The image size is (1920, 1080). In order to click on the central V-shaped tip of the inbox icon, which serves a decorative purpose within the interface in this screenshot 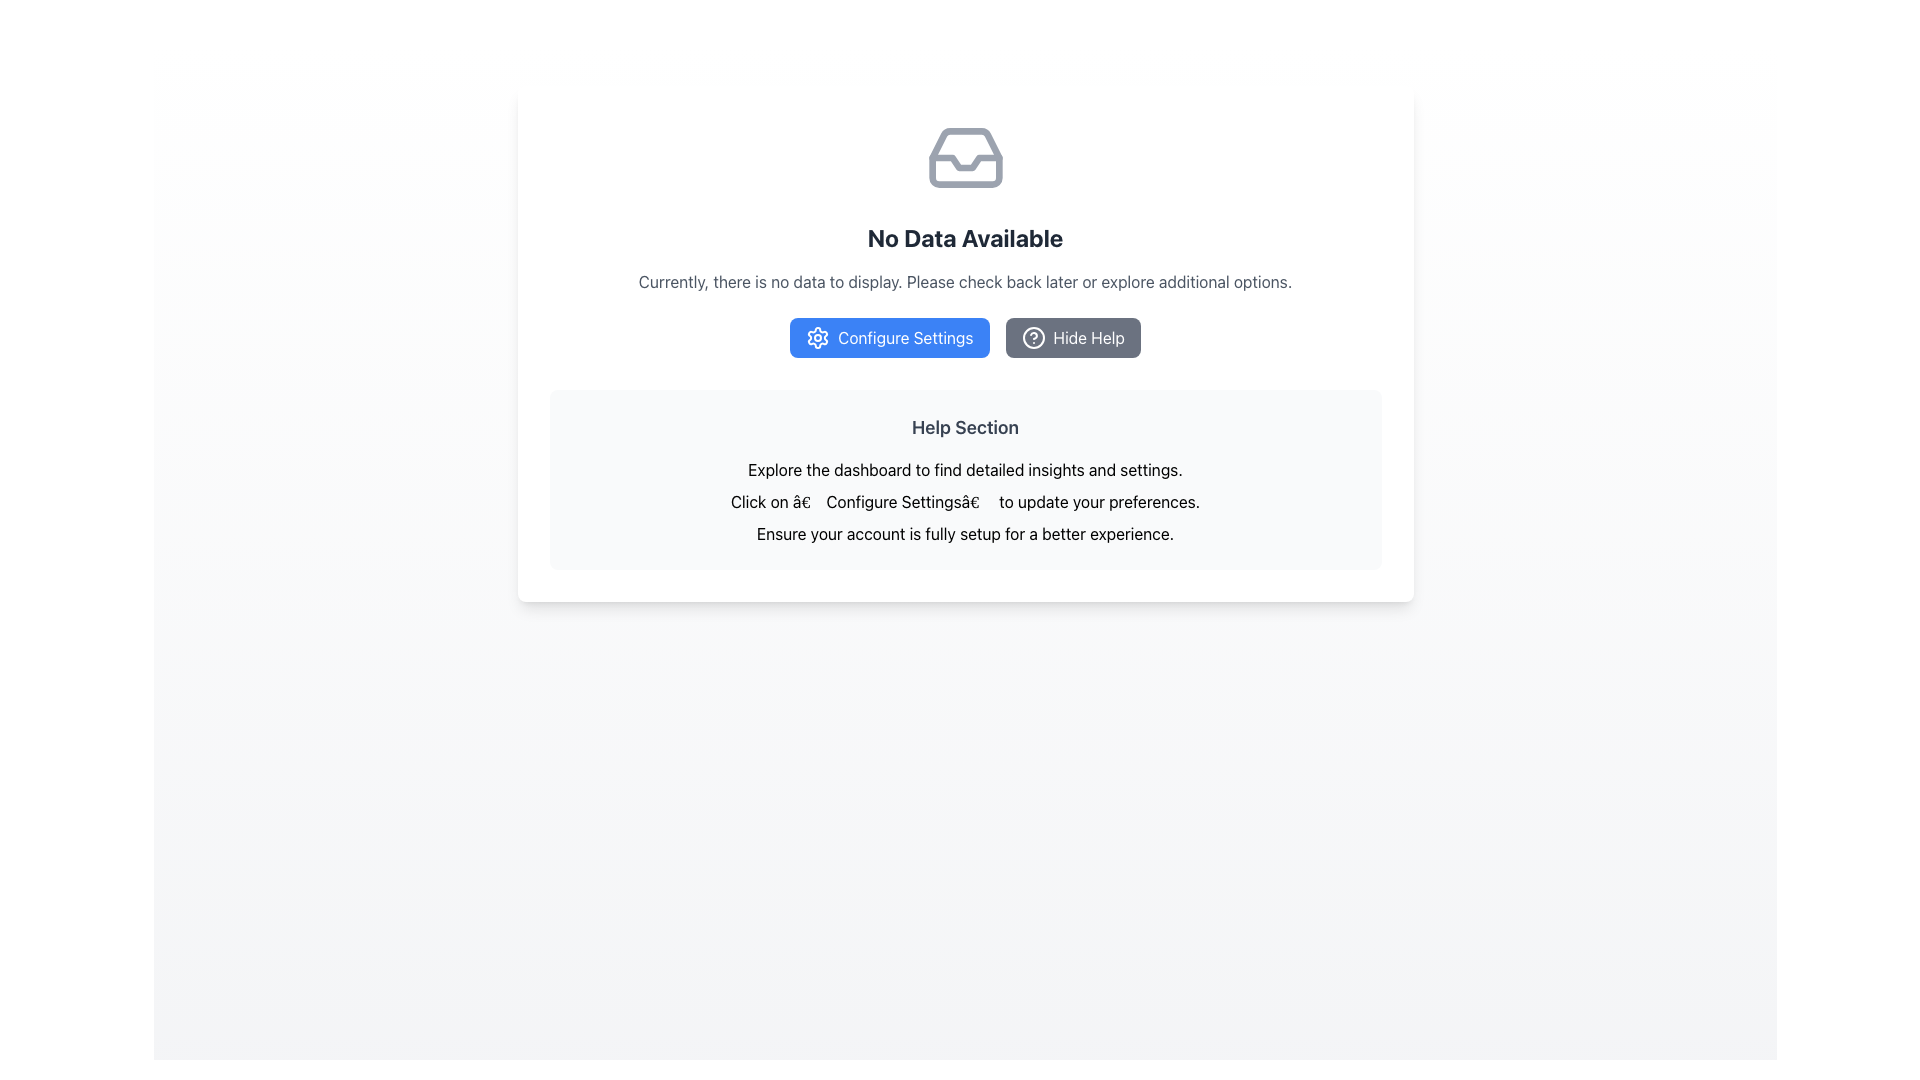, I will do `click(965, 161)`.